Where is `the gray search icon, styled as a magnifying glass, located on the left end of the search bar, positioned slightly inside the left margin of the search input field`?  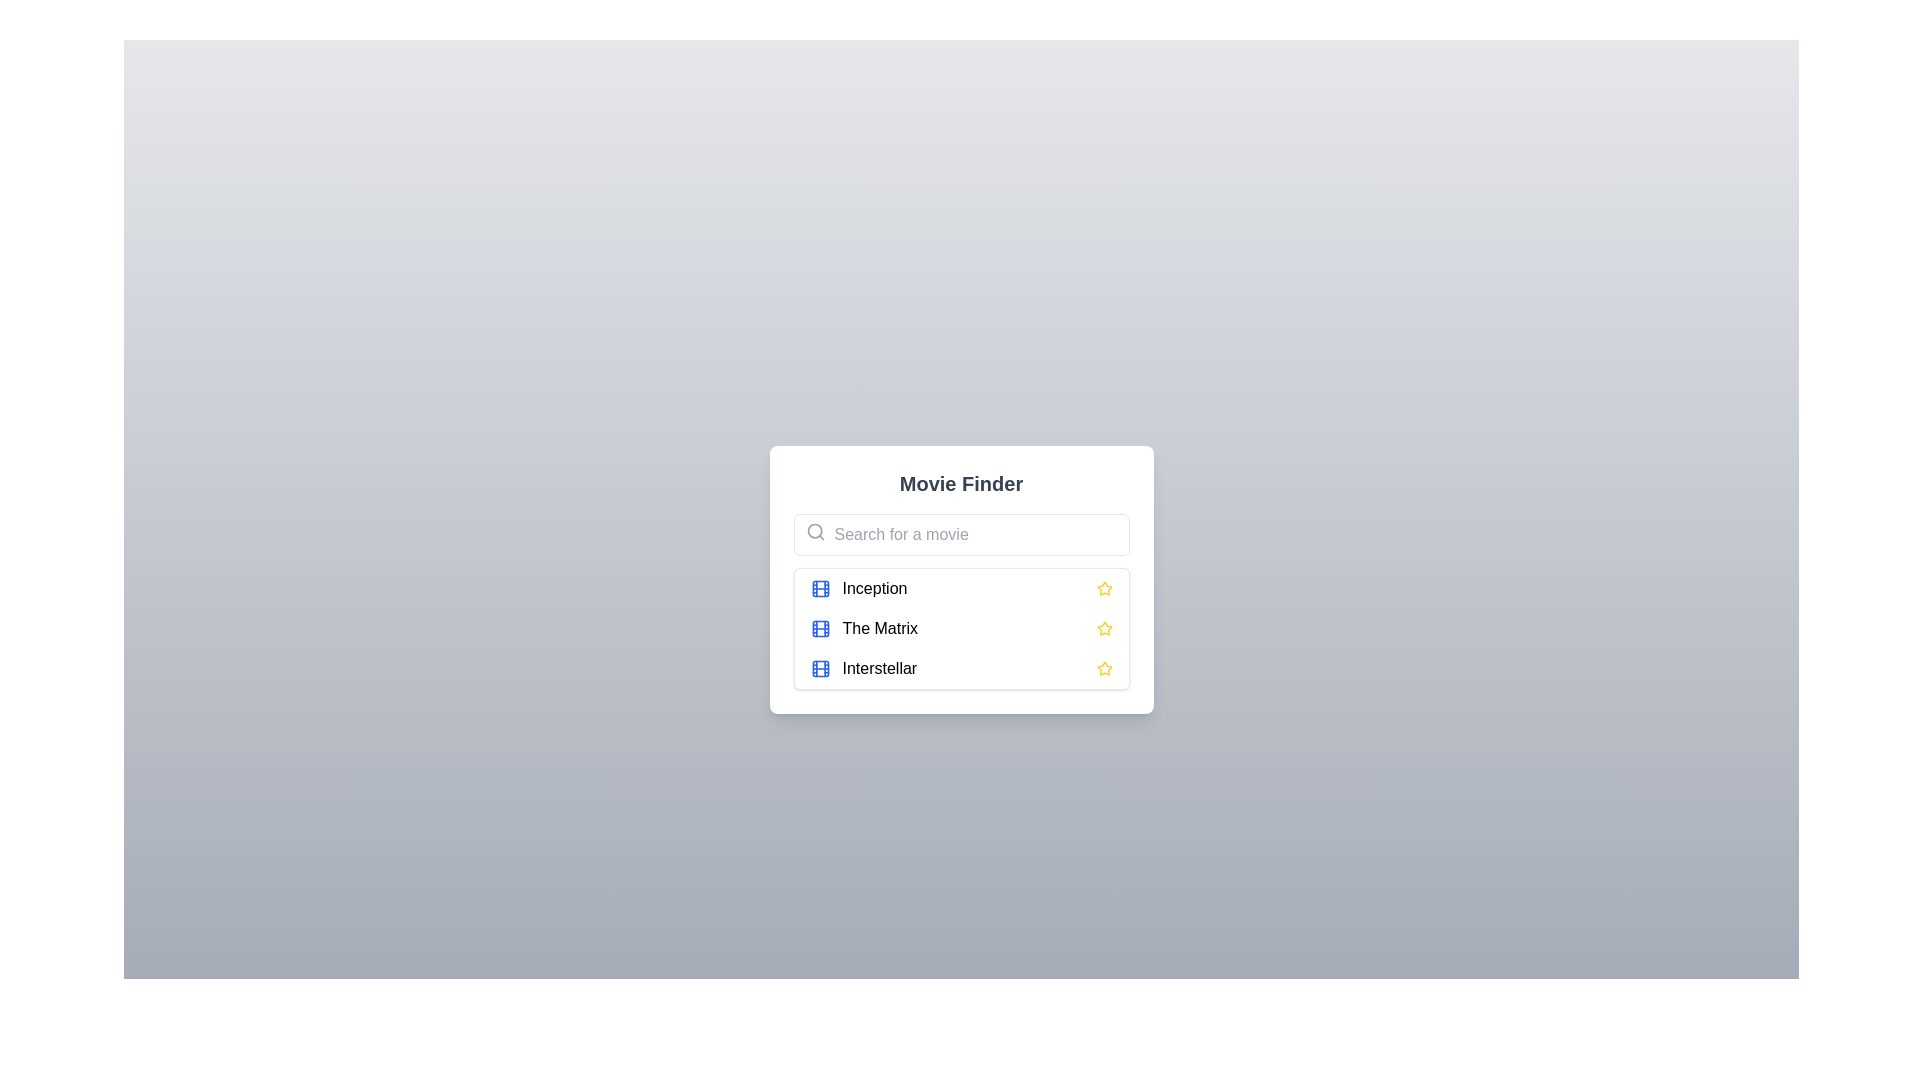
the gray search icon, styled as a magnifying glass, located on the left end of the search bar, positioned slightly inside the left margin of the search input field is located at coordinates (815, 531).